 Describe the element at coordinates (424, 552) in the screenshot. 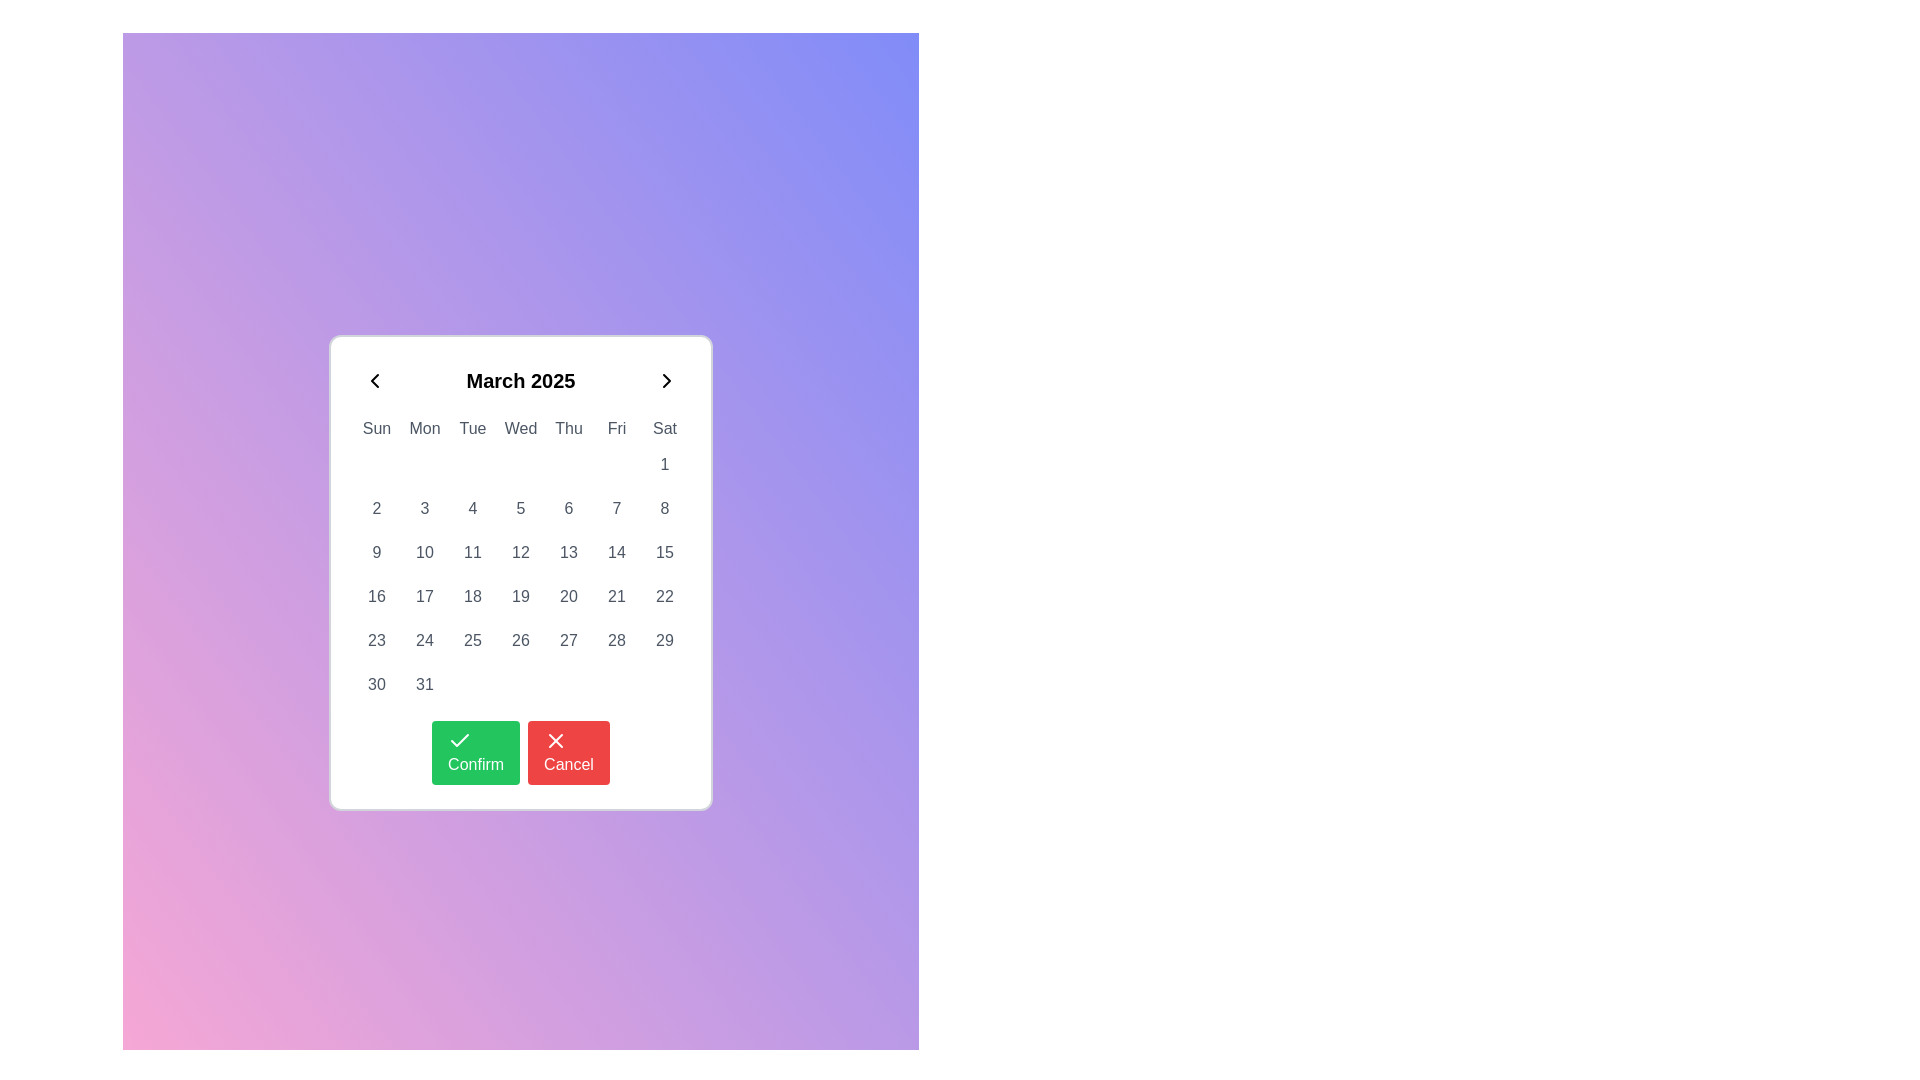

I see `the selectable date cell button for the 10th day of the displayed month, located in the second week row and second column (Monday) of the calendar view` at that location.